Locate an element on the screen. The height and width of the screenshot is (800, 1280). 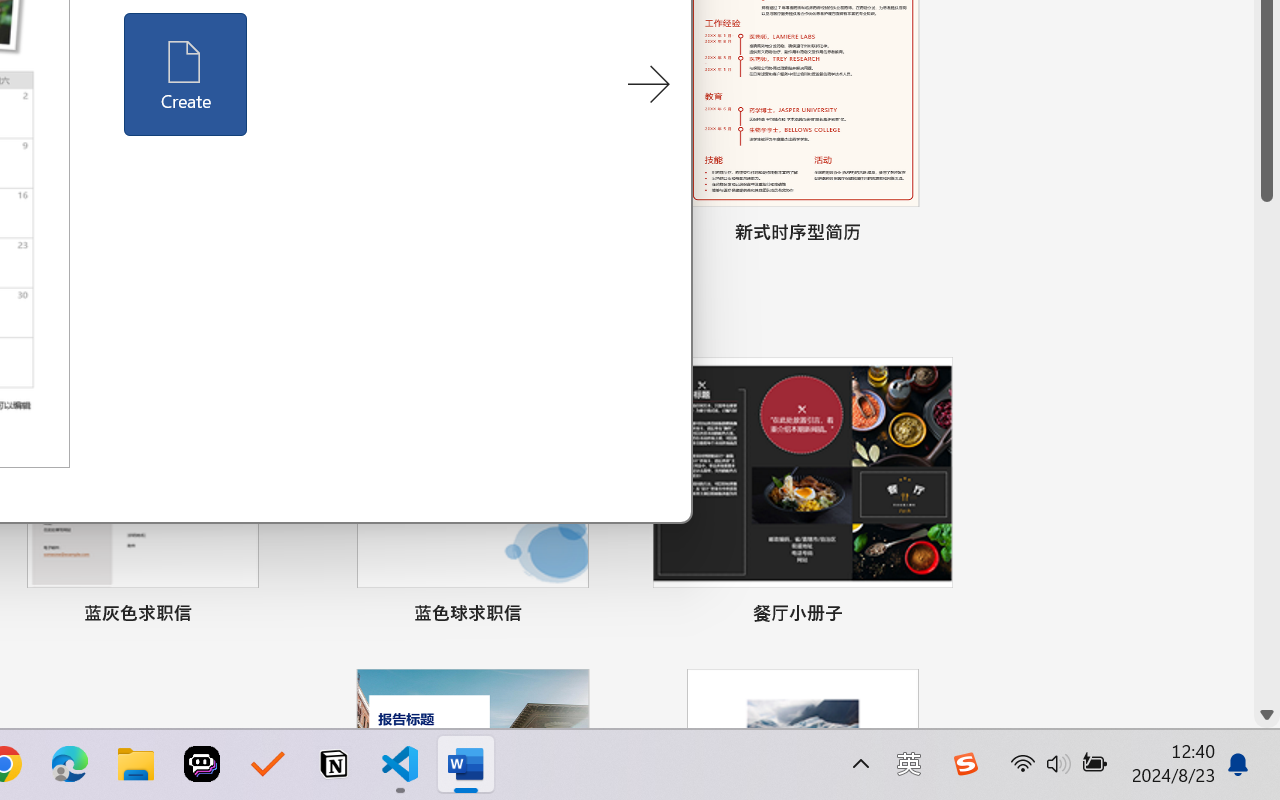
'Create' is located at coordinates (185, 74).